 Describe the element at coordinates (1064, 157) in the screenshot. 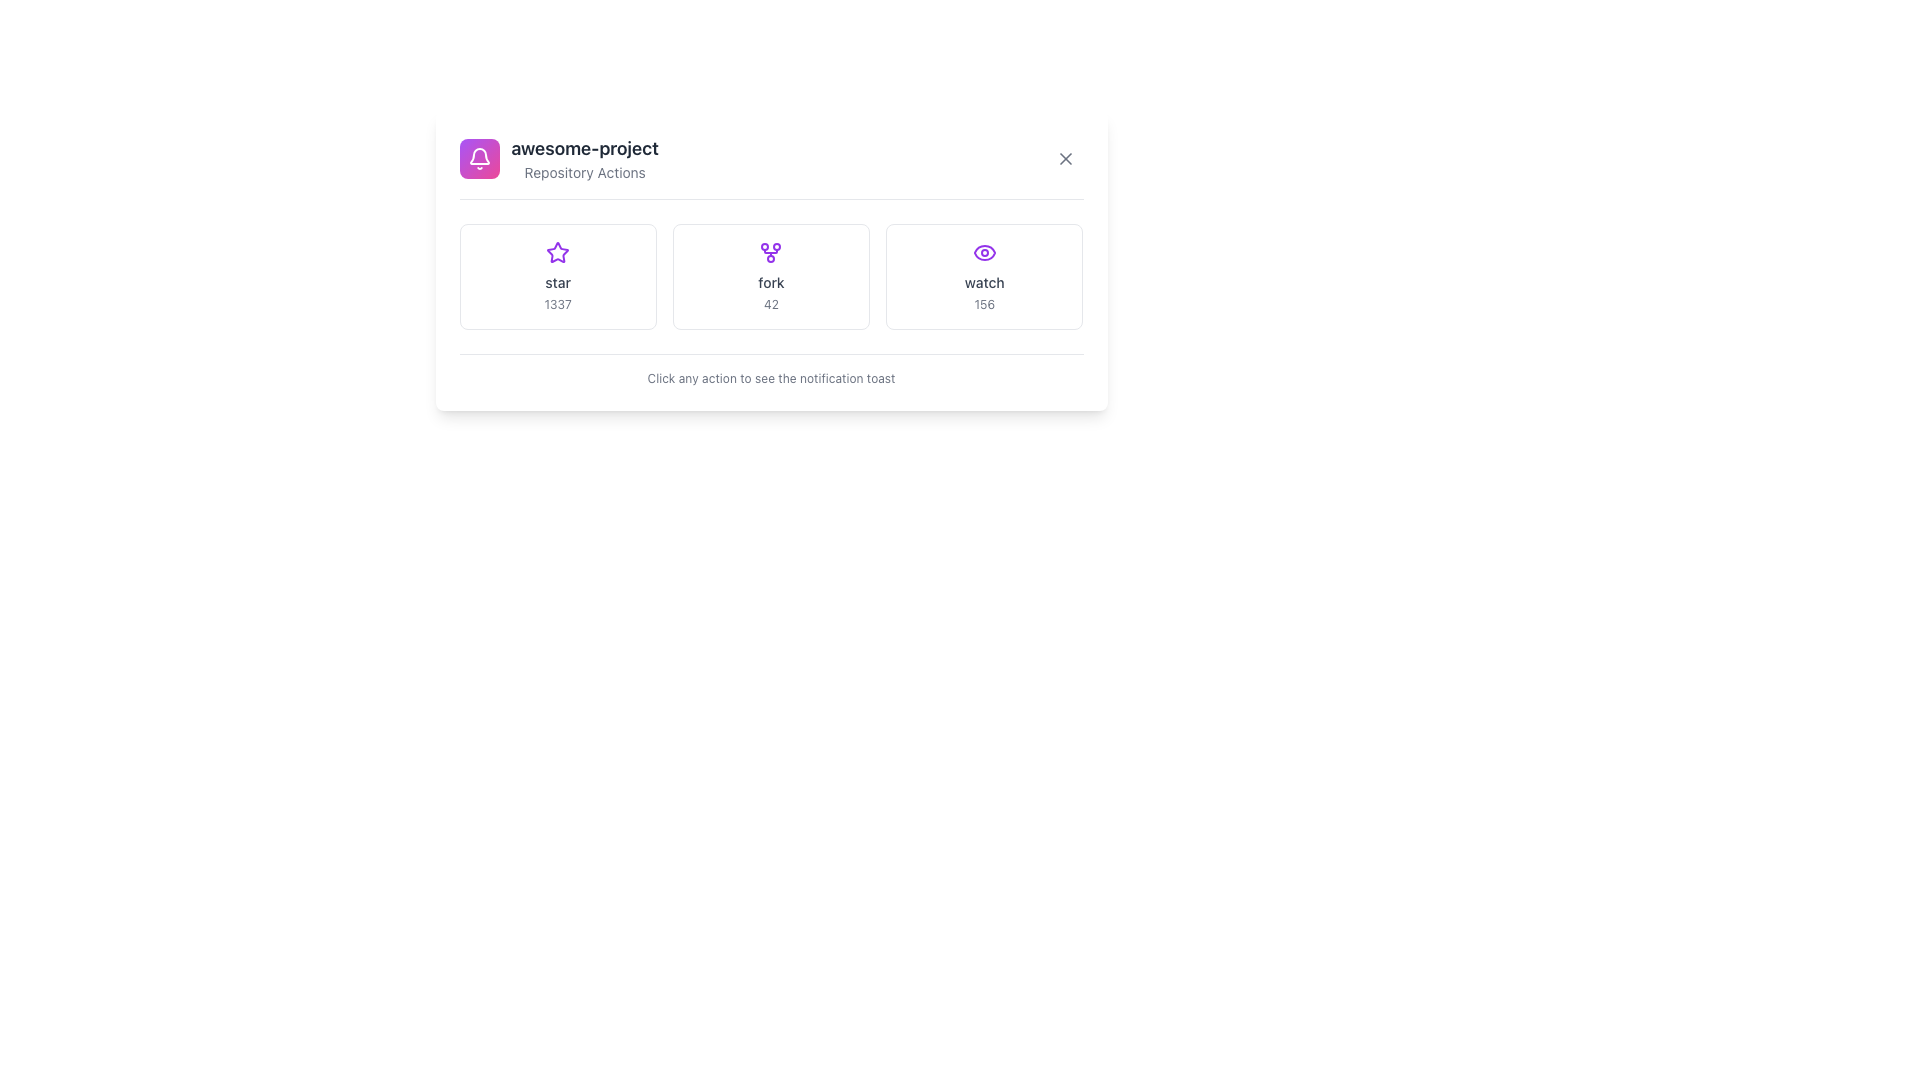

I see `the small gray cross icon located at the upper-right corner of the card panel` at that location.